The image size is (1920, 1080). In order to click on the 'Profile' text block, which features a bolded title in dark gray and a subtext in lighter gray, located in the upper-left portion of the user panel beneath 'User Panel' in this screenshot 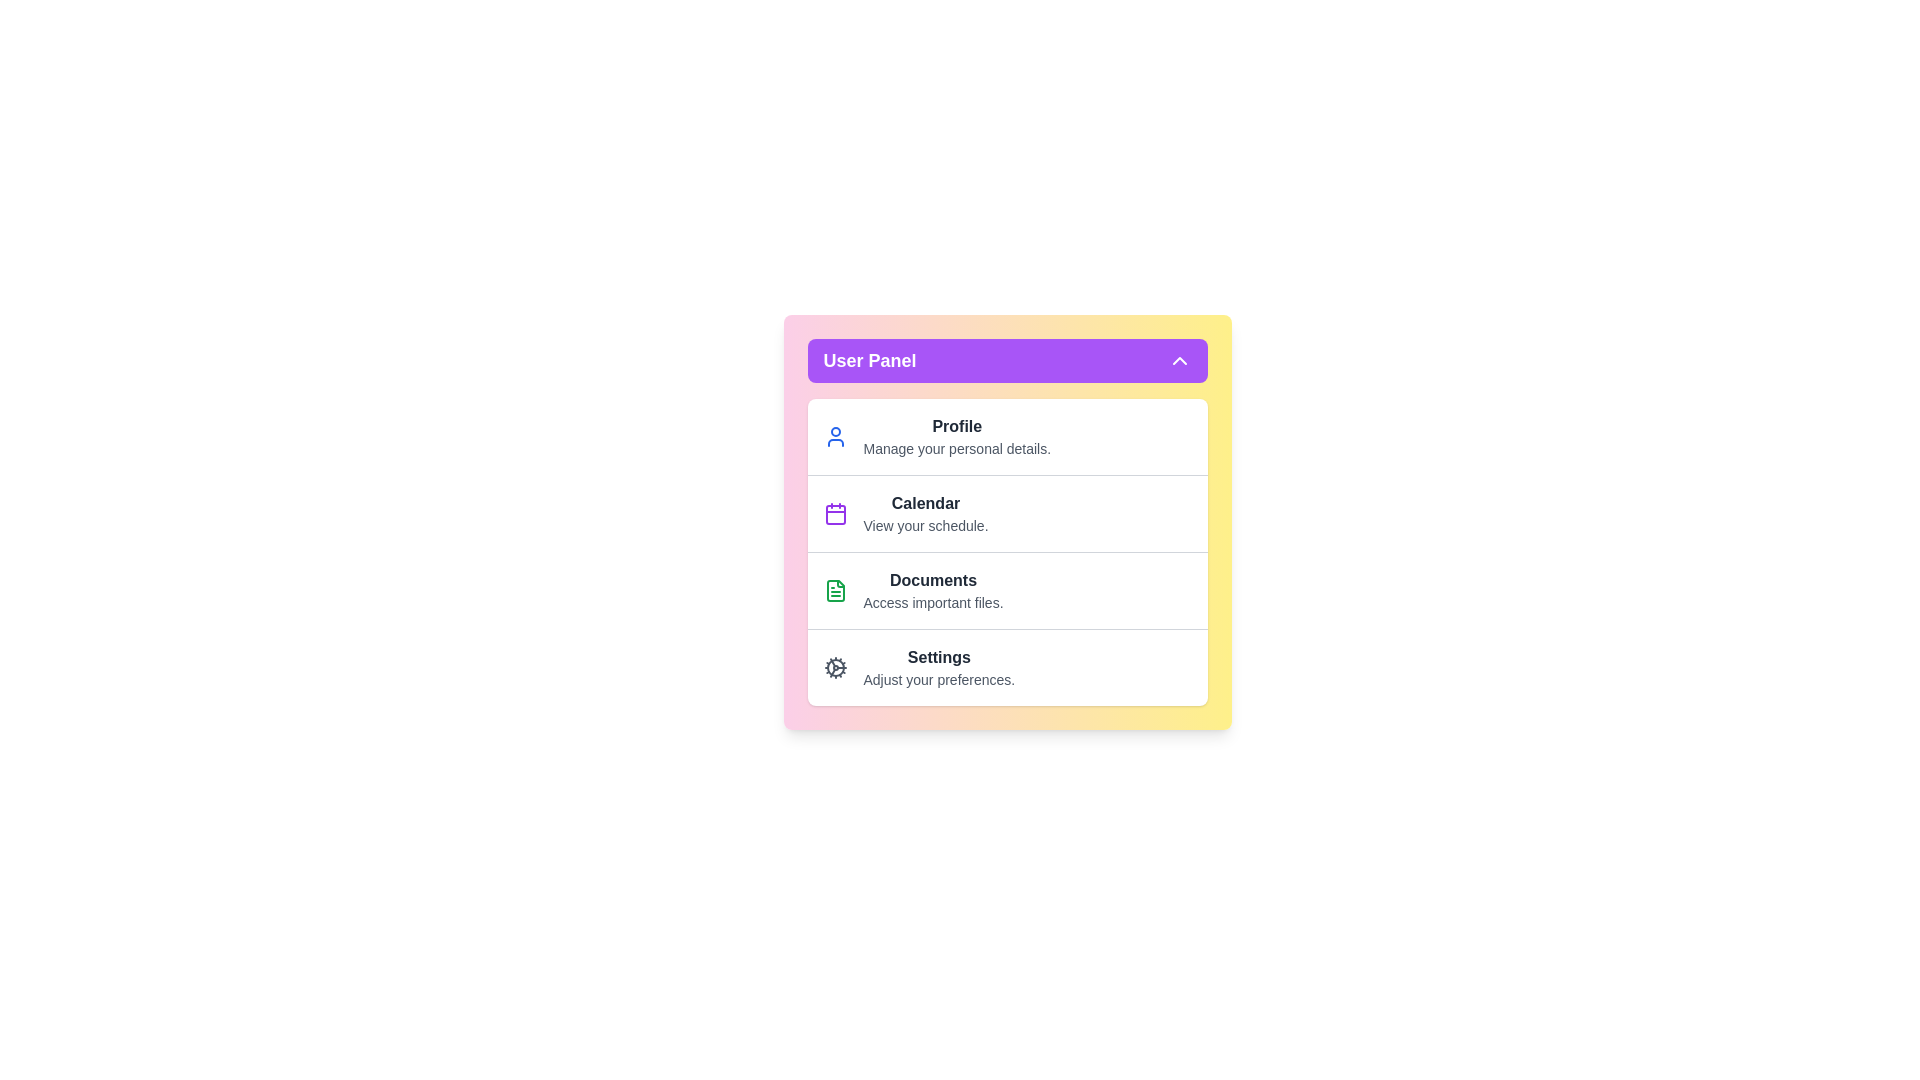, I will do `click(956, 435)`.